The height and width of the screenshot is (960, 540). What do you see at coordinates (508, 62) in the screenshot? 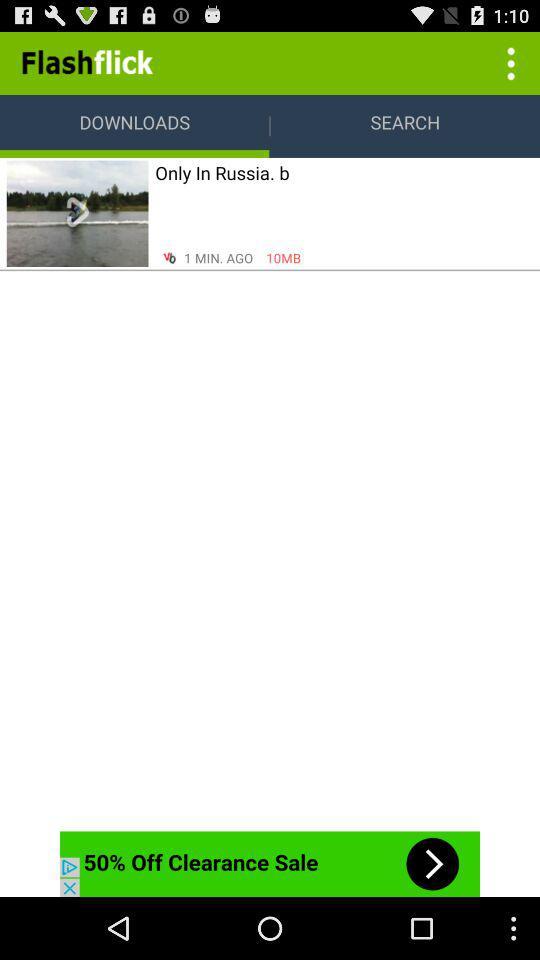
I see `menu button` at bounding box center [508, 62].